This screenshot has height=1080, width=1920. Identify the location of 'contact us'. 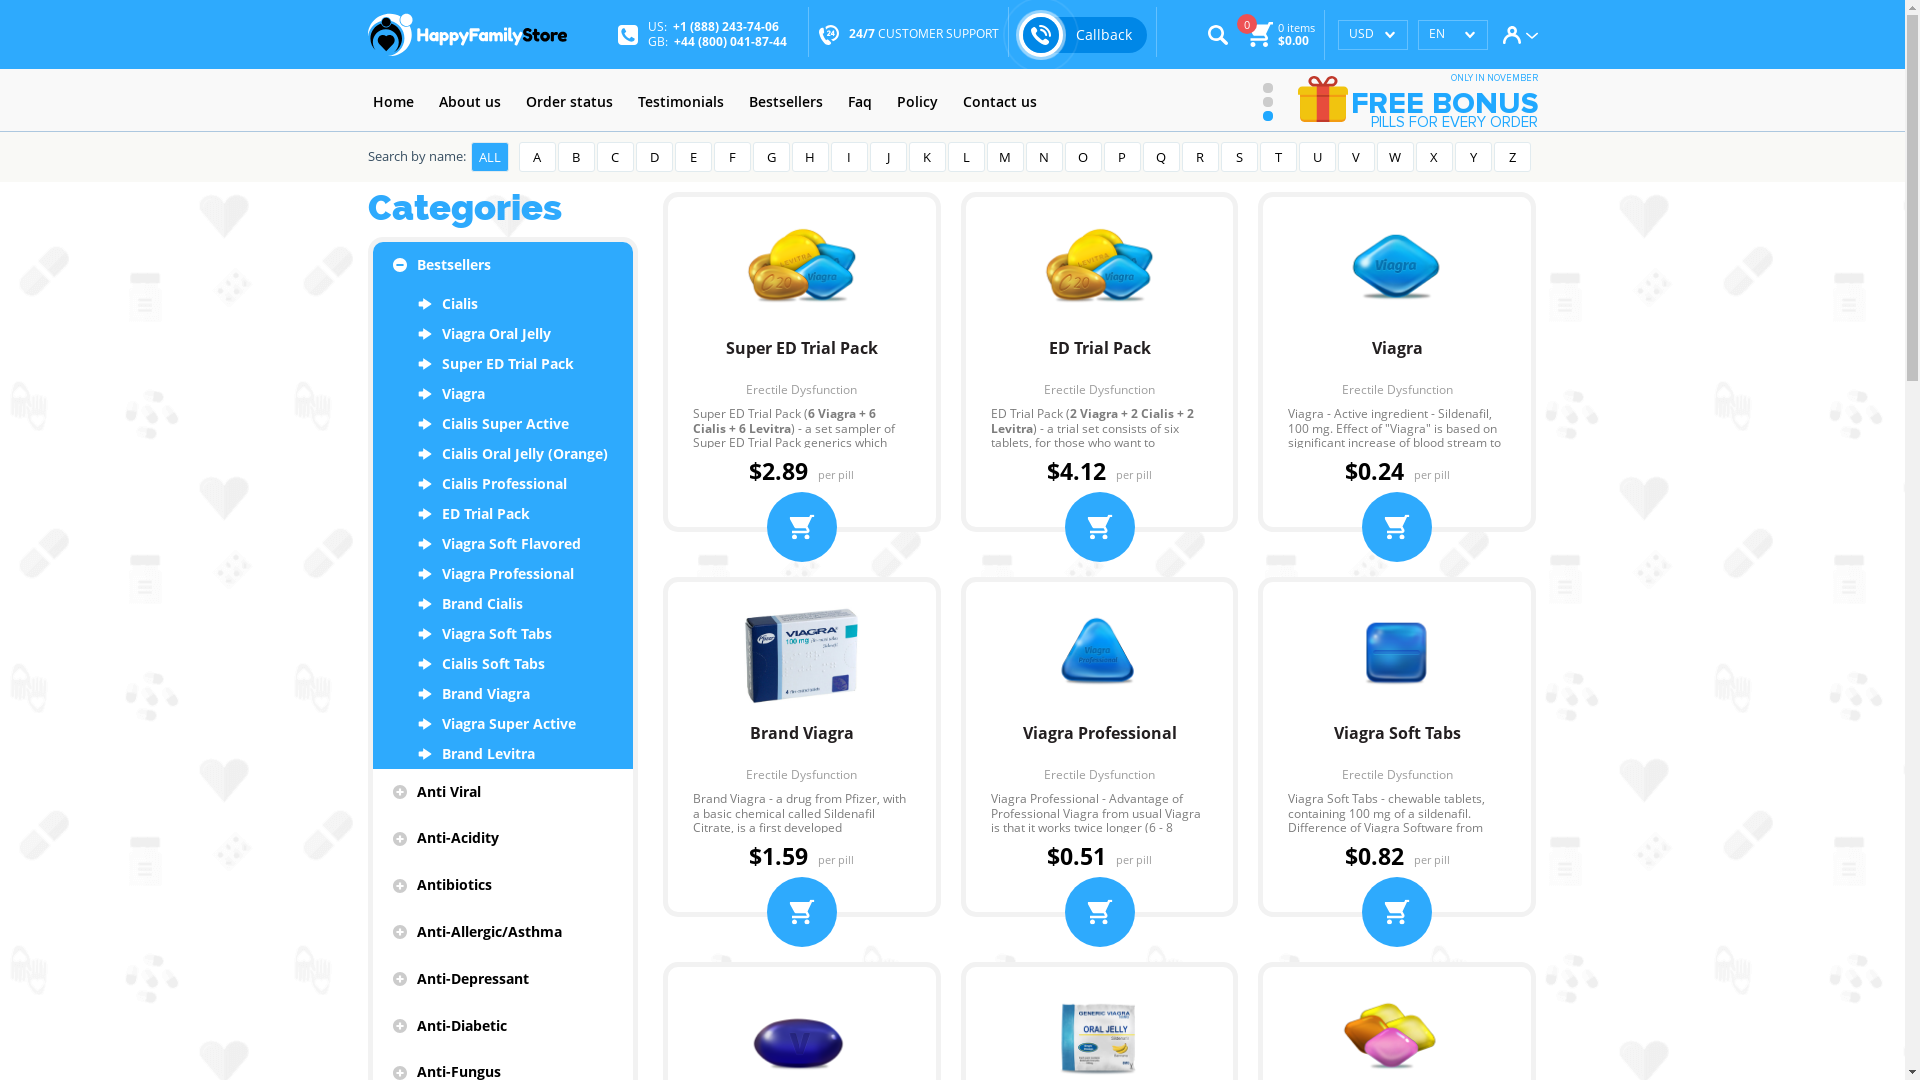
(957, 102).